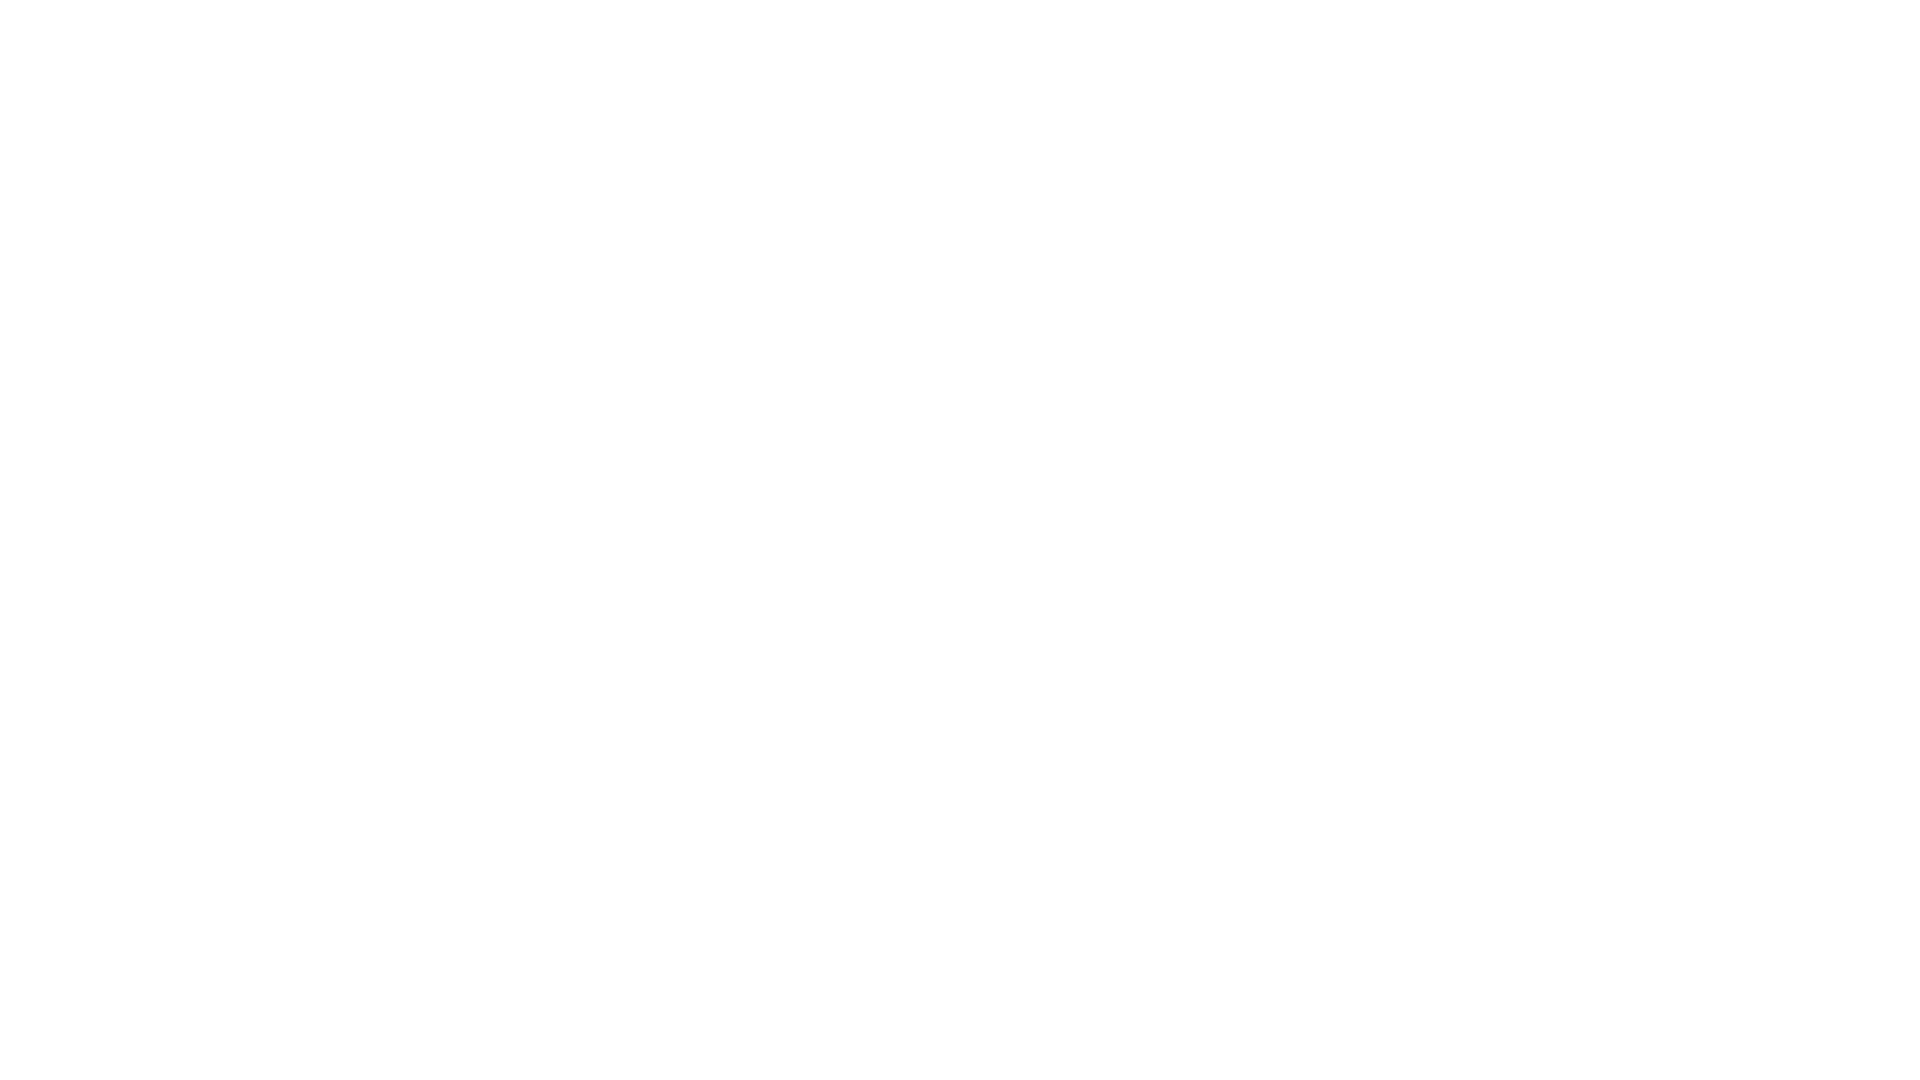 The height and width of the screenshot is (1080, 1920). What do you see at coordinates (73, 692) in the screenshot?
I see `Play` at bounding box center [73, 692].